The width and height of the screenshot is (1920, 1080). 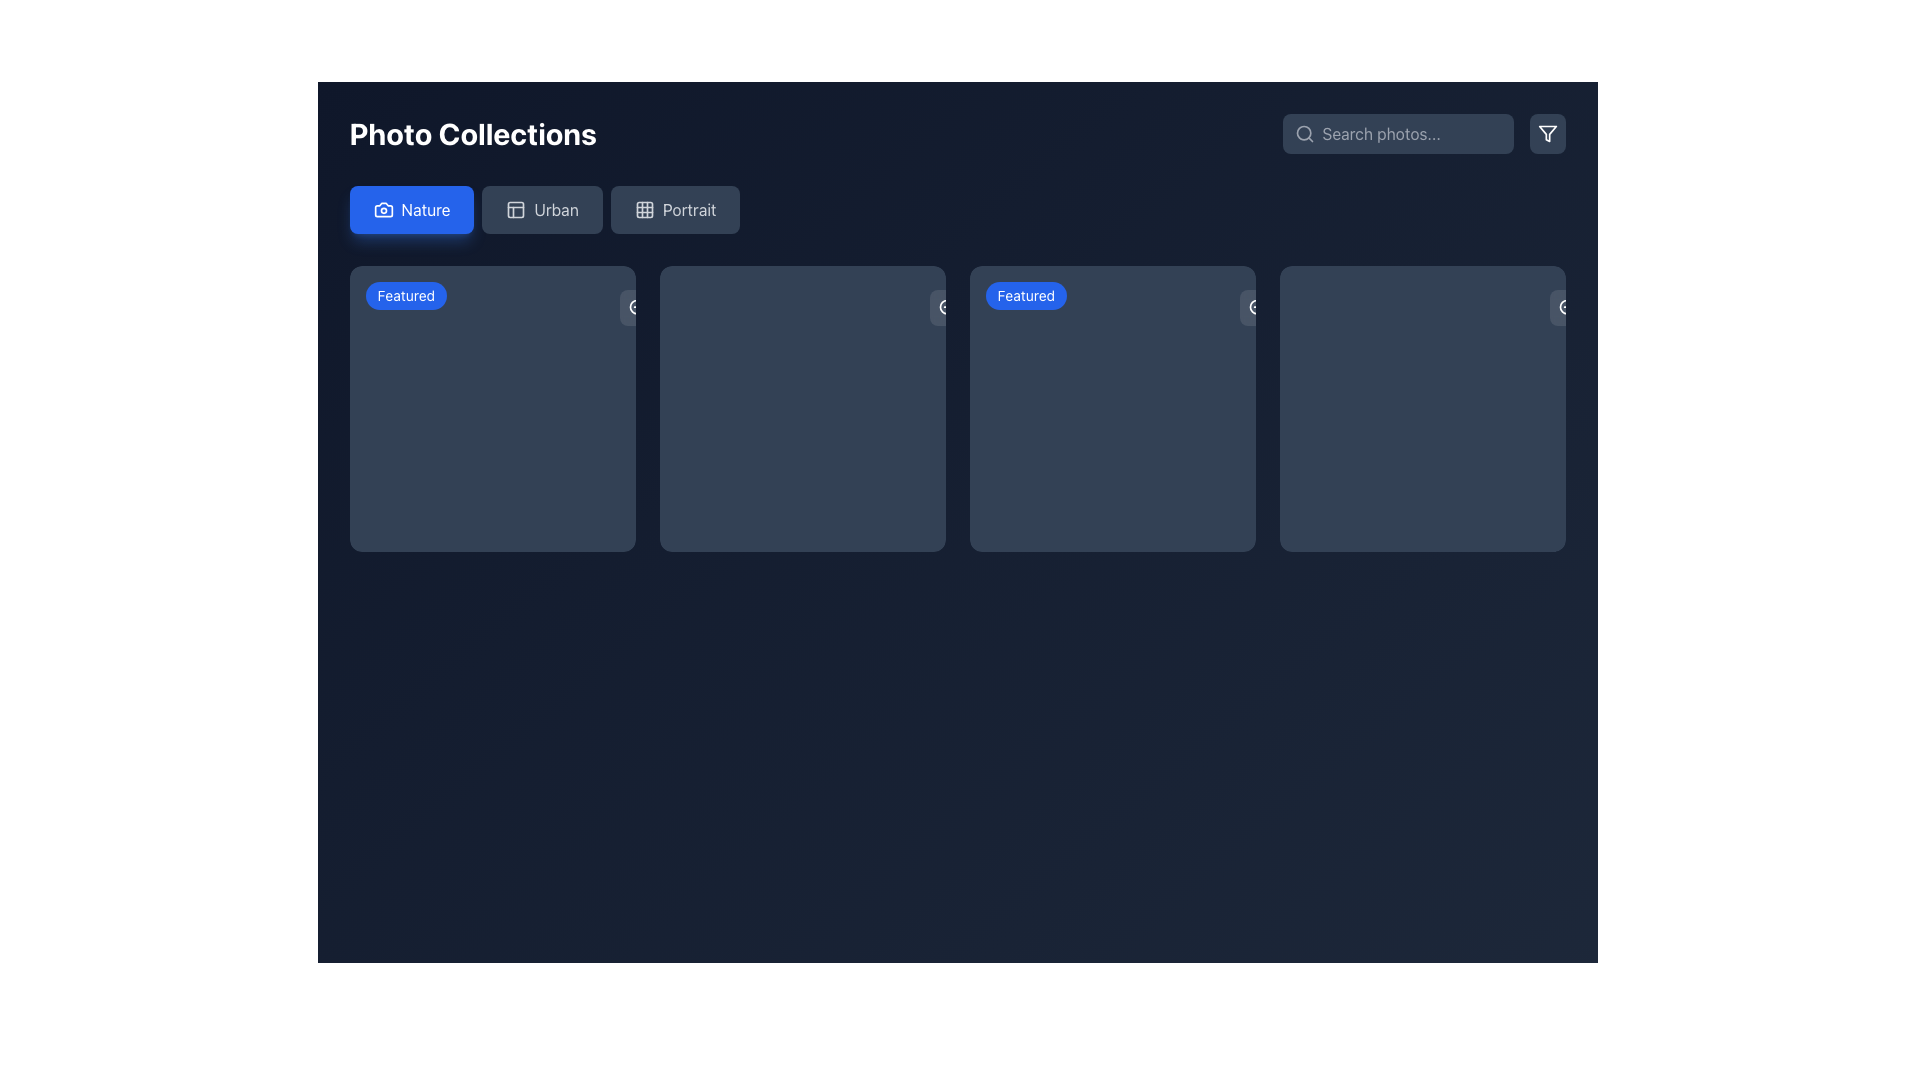 I want to click on the search input field located at the top-right corner of the interface, which has a placeholder text 'Search photos...' to type search queries, so click(x=1423, y=134).